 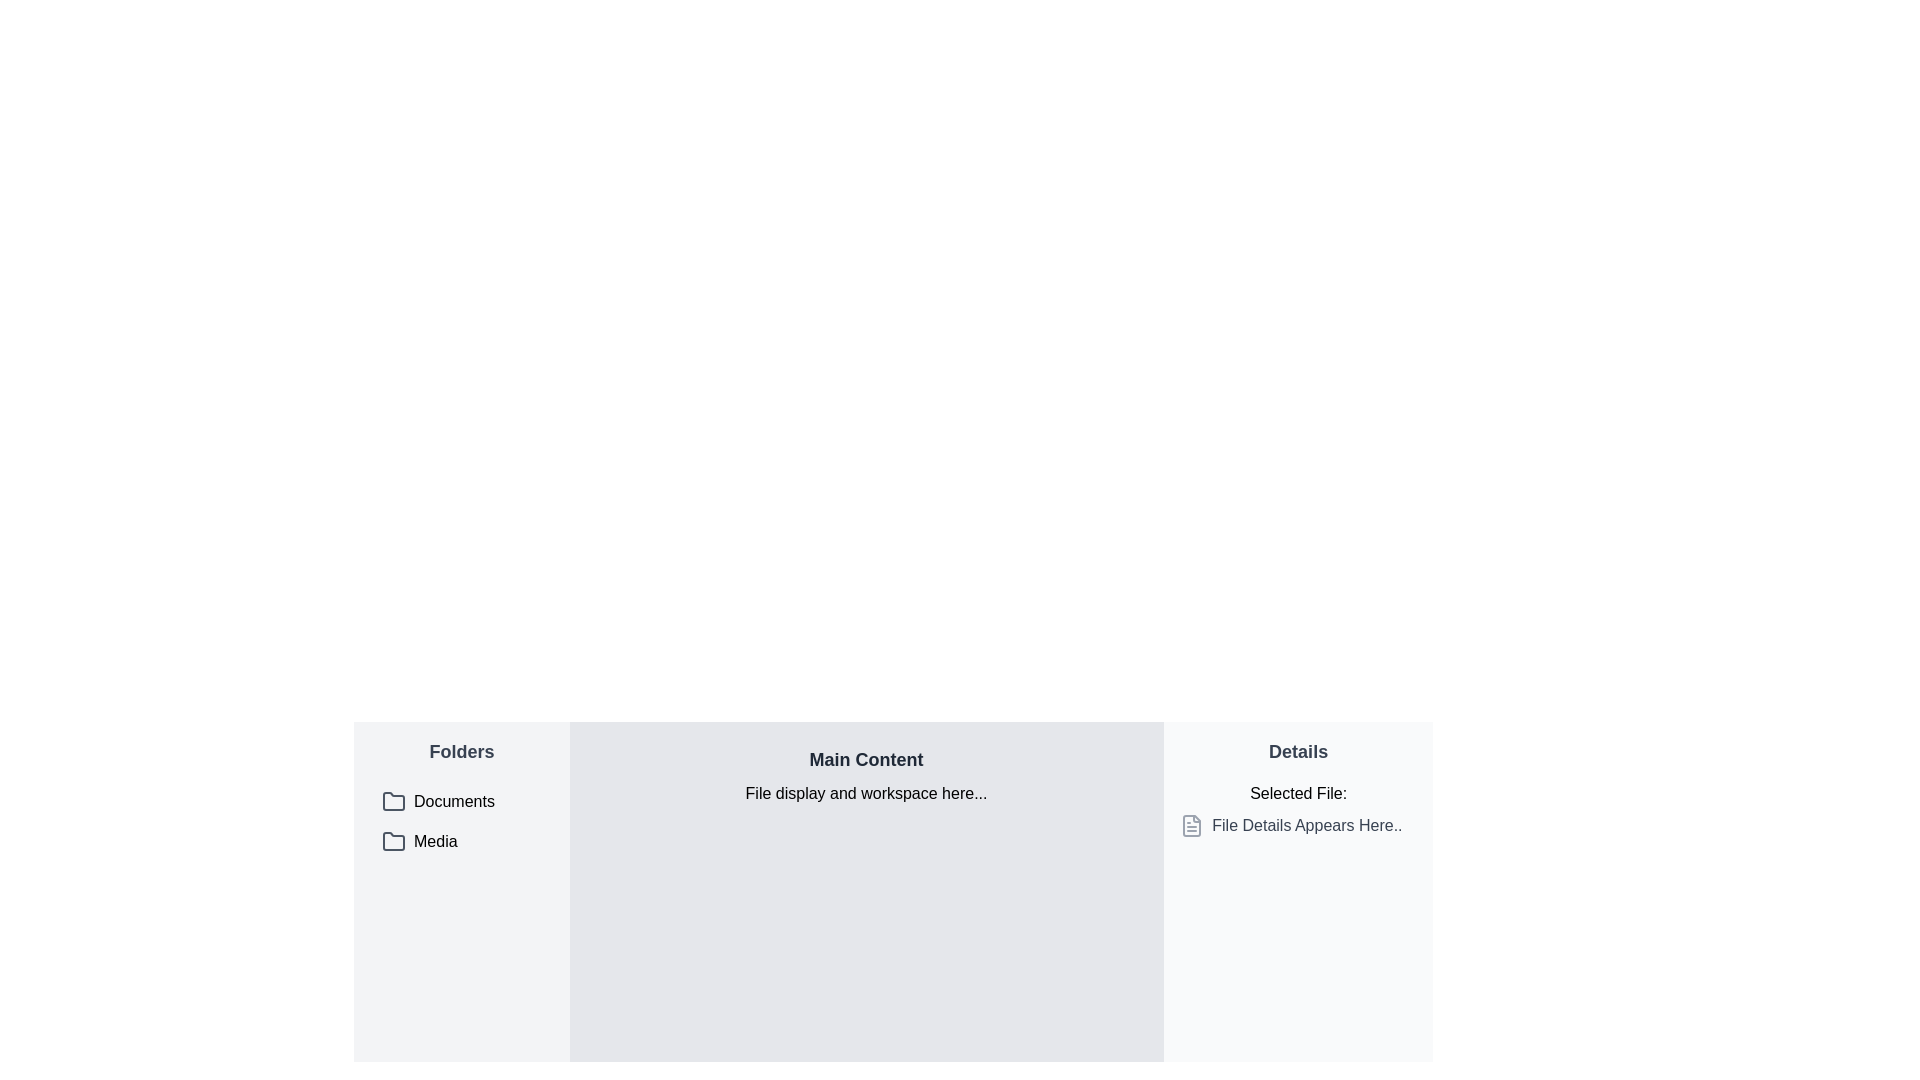 I want to click on the static text element reading 'File Details Appears Here..' located in the 'Details' section adjacent to a file icon, so click(x=1307, y=825).